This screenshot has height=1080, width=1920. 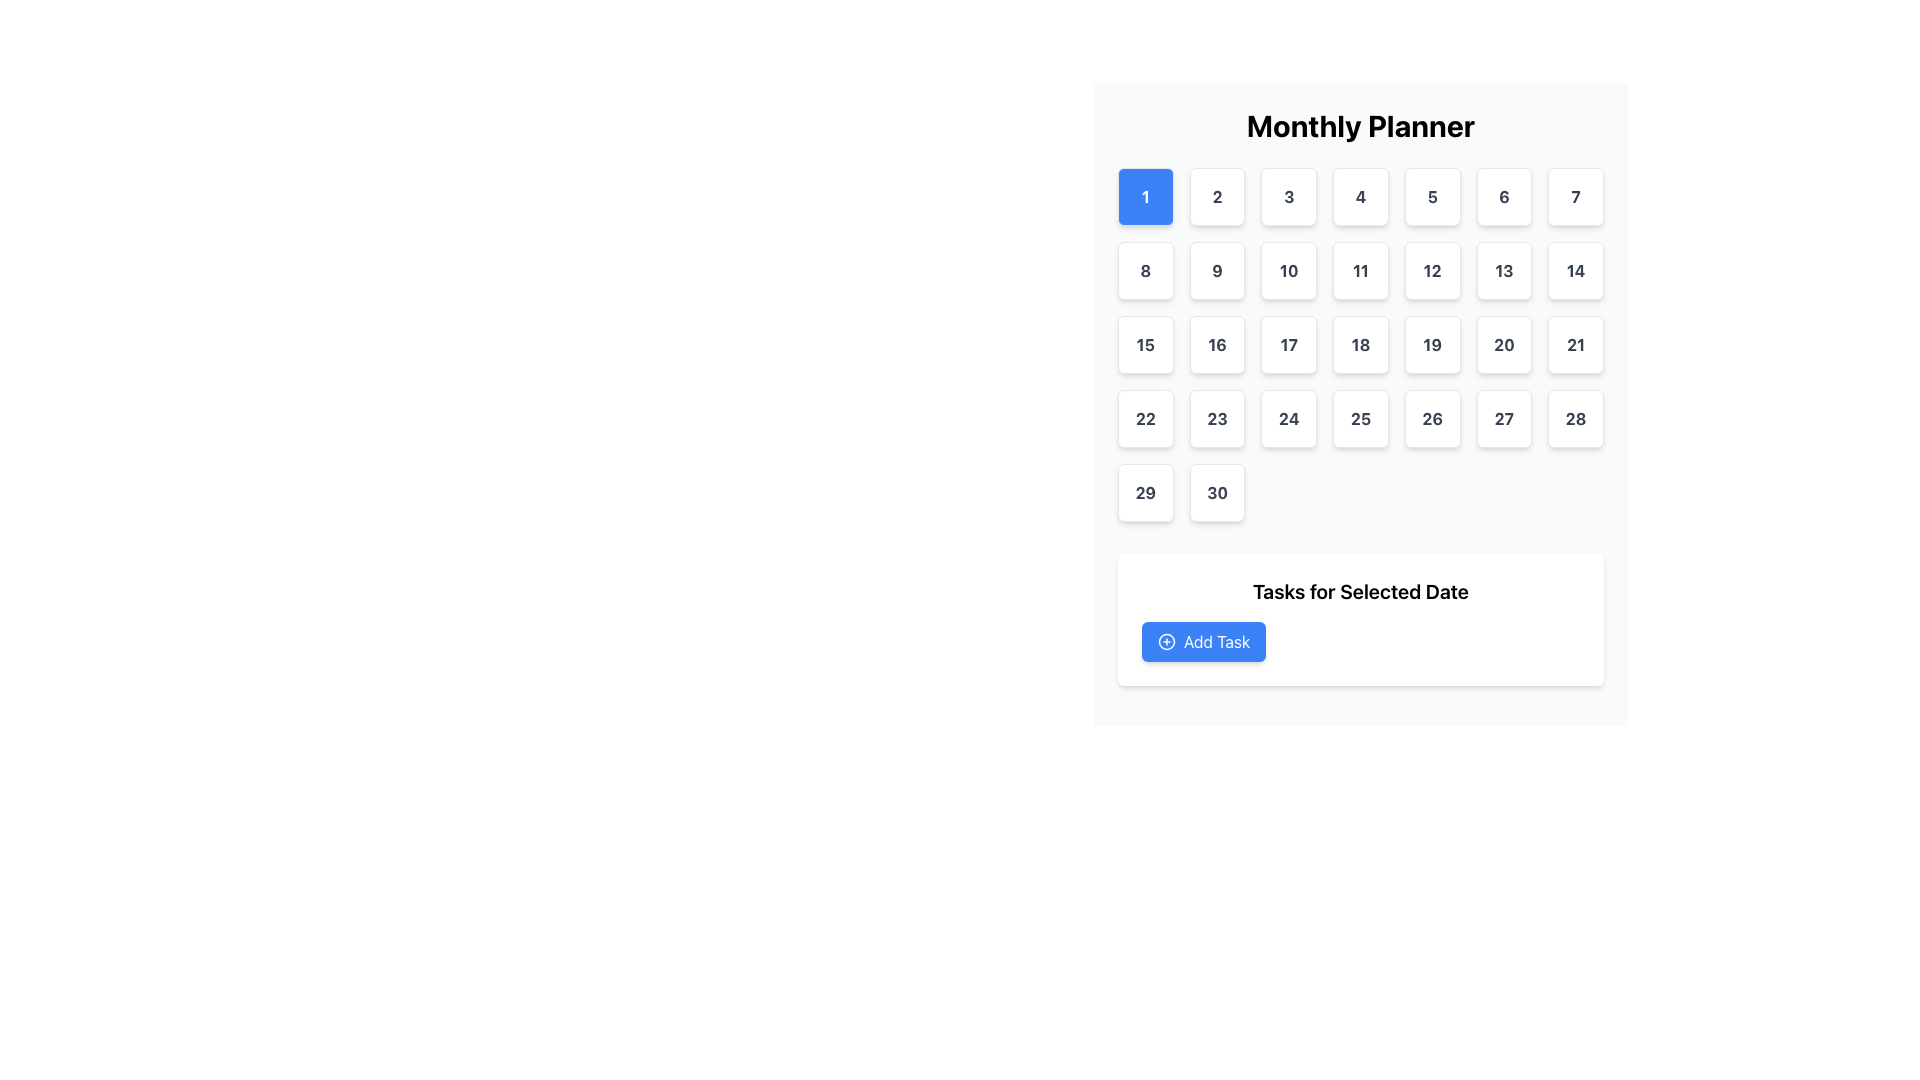 I want to click on the button representing the date 15 in the monthly planner calendar, so click(x=1145, y=343).